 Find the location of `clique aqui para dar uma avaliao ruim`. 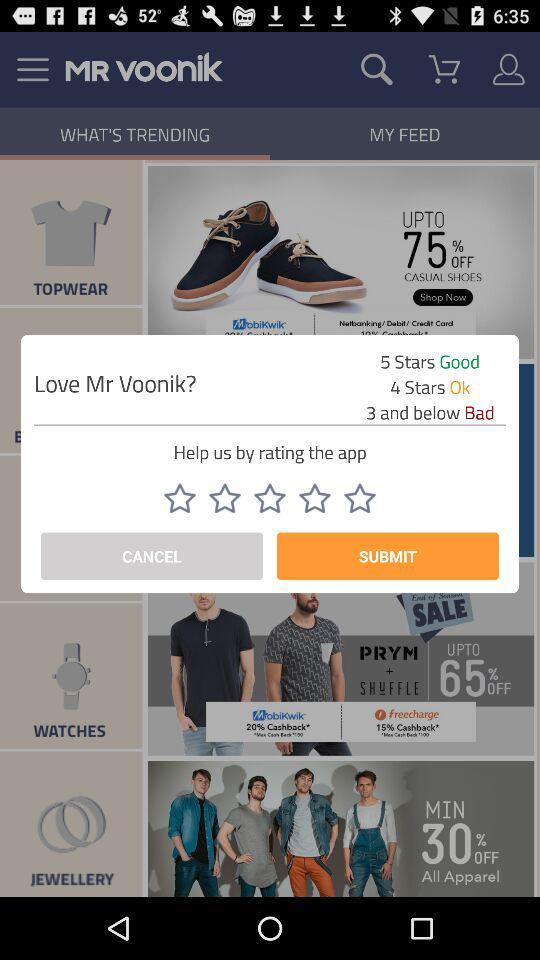

clique aqui para dar uma avaliao ruim is located at coordinates (359, 497).